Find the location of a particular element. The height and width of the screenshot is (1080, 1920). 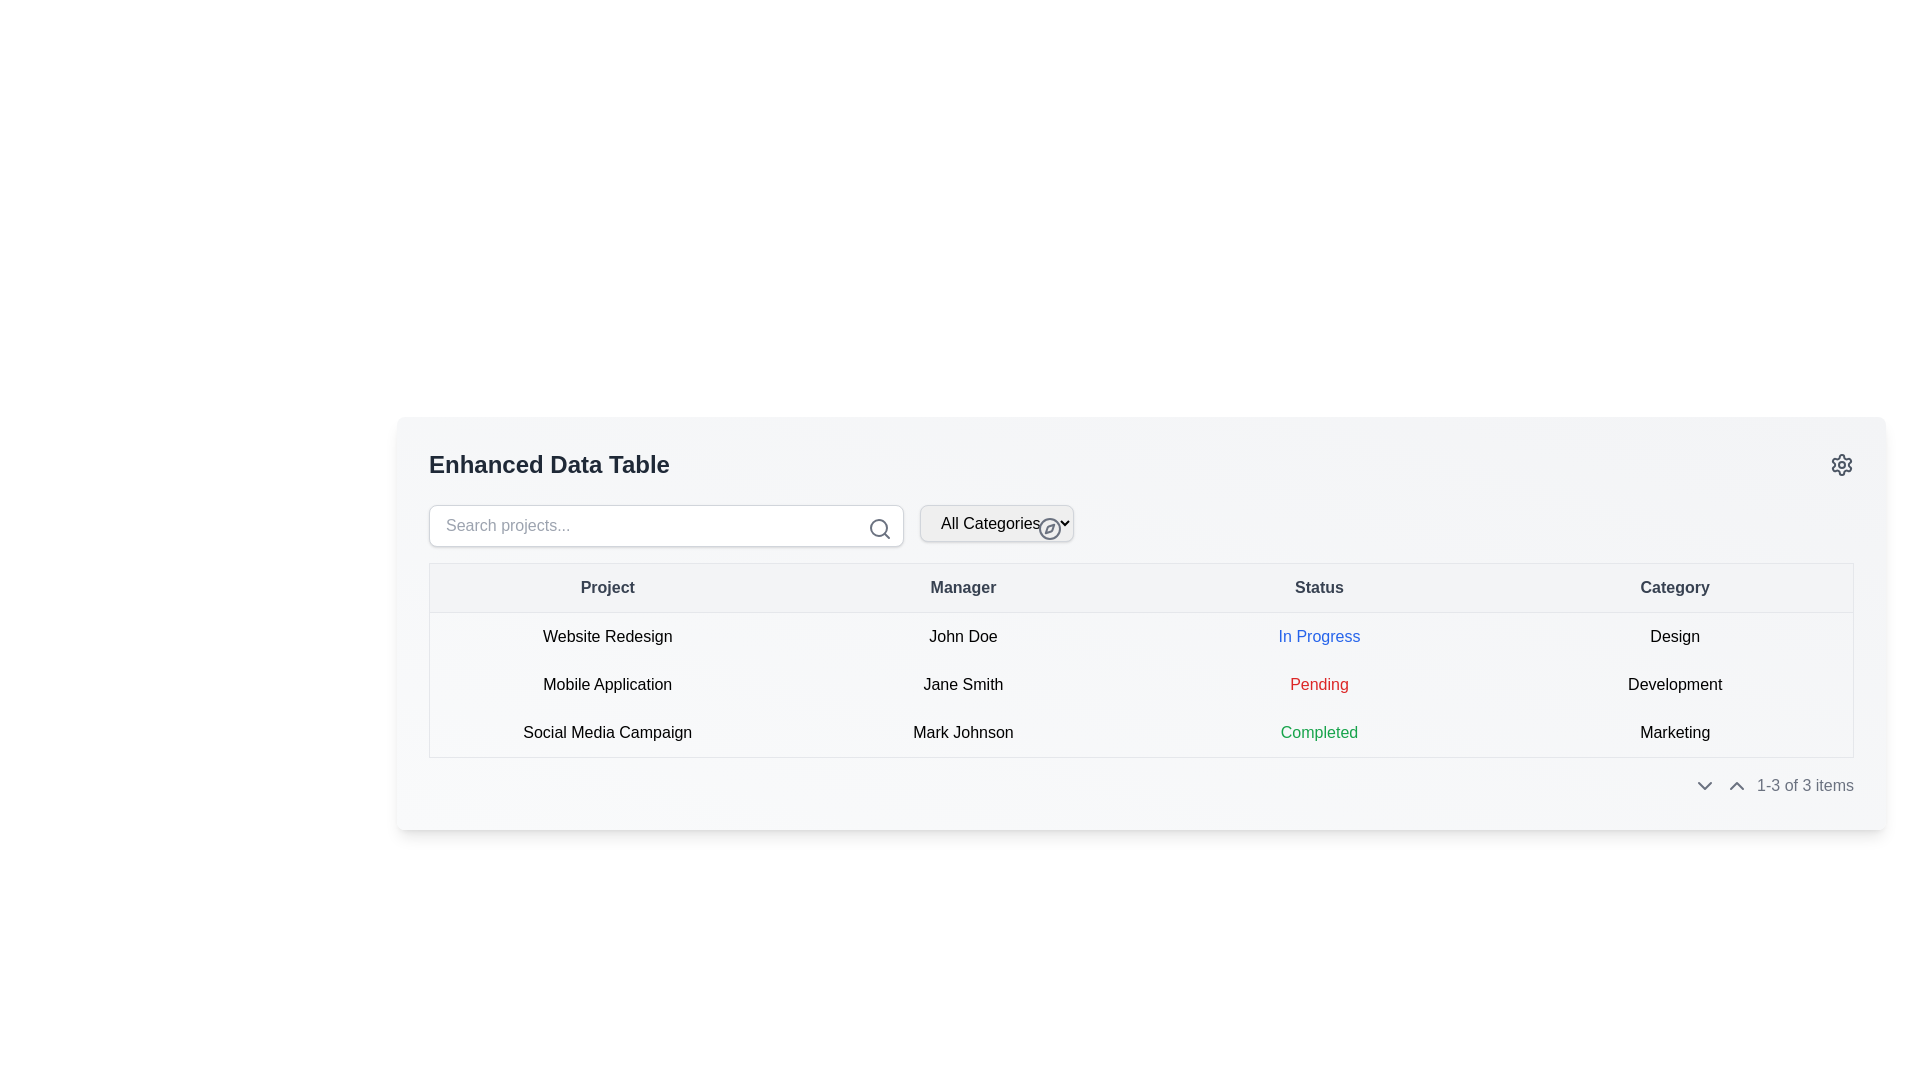

the magnifying glass icon located at the right end of the search input field, which indicates a search function is located at coordinates (879, 527).